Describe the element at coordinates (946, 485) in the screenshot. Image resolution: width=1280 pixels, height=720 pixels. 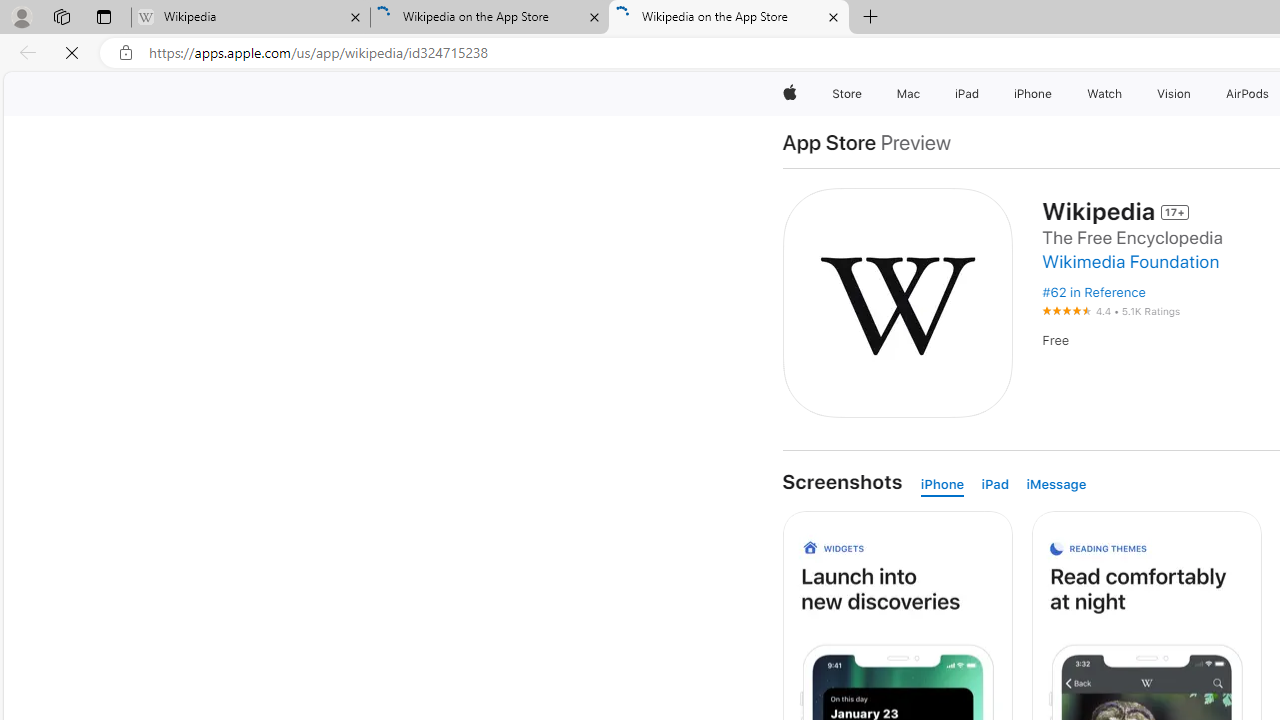
I see `'iPhone'` at that location.